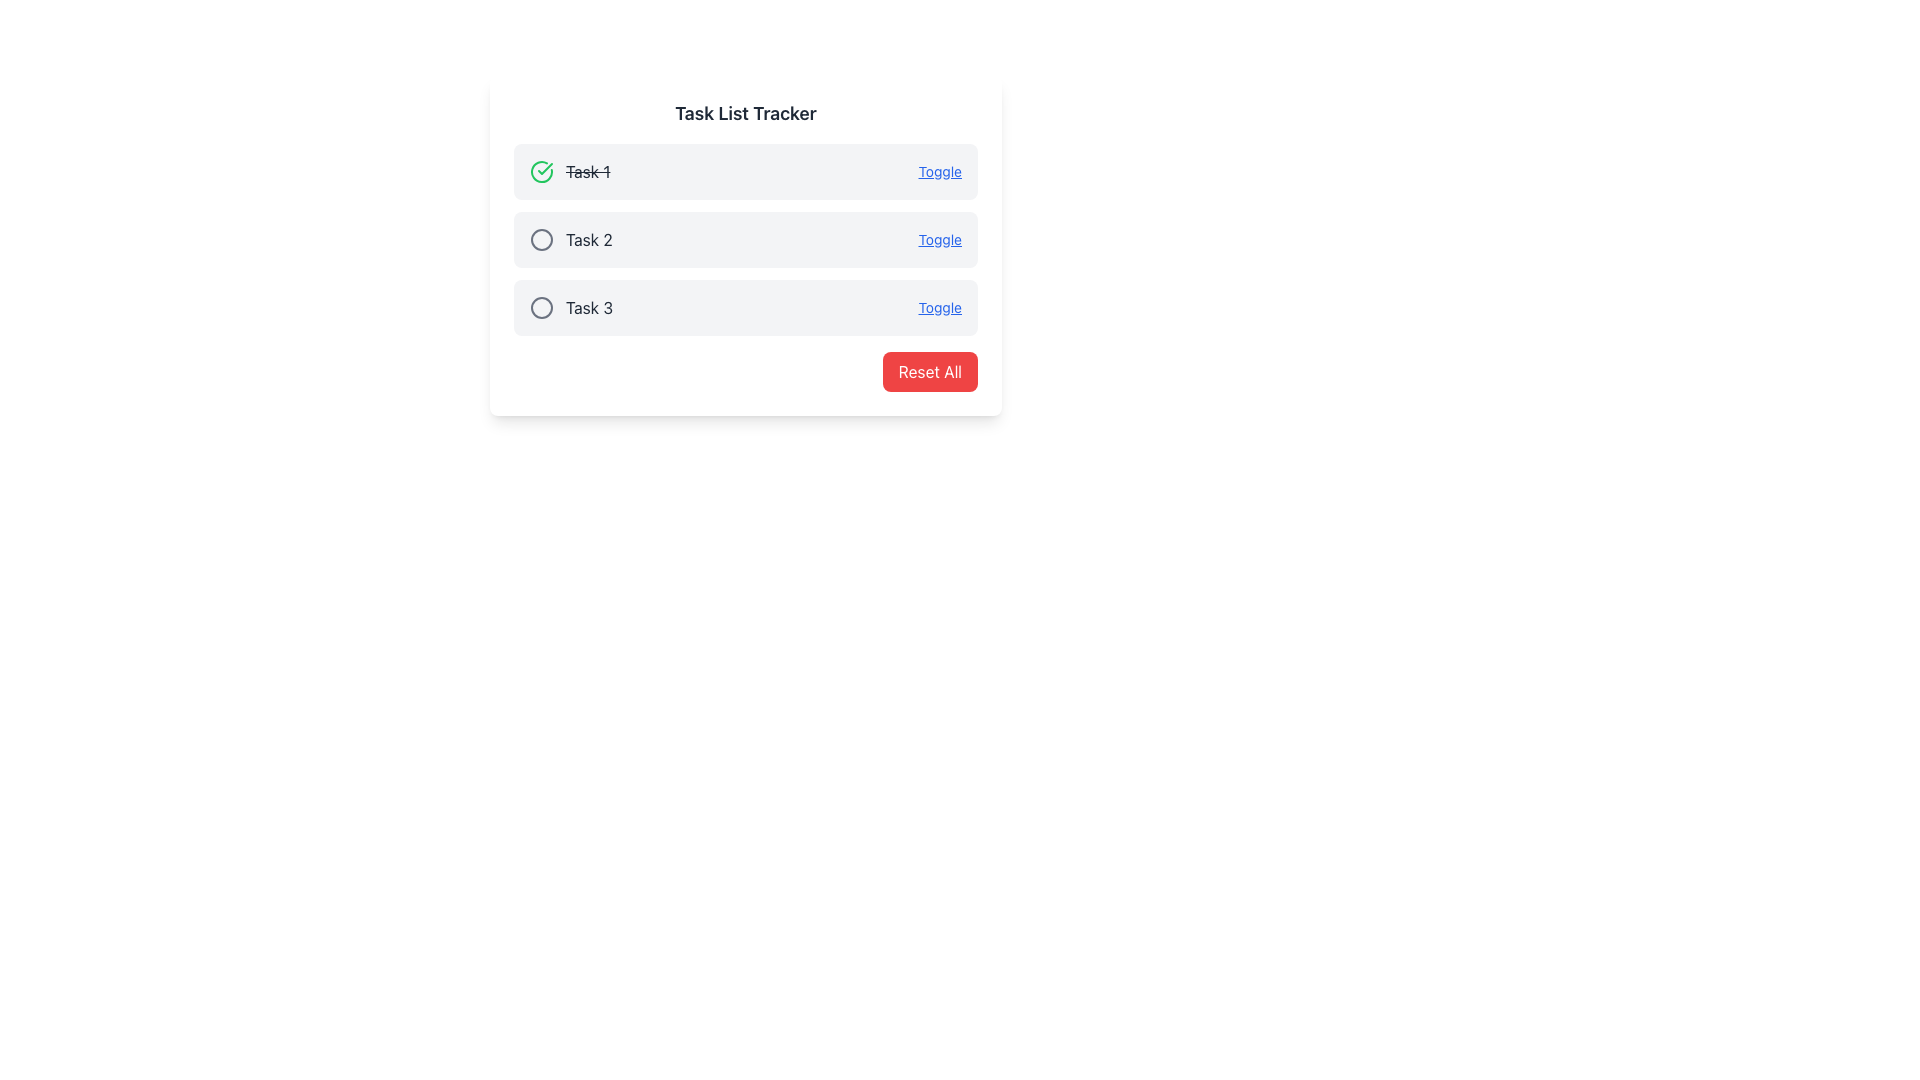 The height and width of the screenshot is (1080, 1920). What do you see at coordinates (588, 238) in the screenshot?
I see `the text label that displays 'Task 2', which is styled in dark gray and located in the second row of a vertical list of tasks, positioned between a circular icon on the left and a 'Toggle' button on the right` at bounding box center [588, 238].